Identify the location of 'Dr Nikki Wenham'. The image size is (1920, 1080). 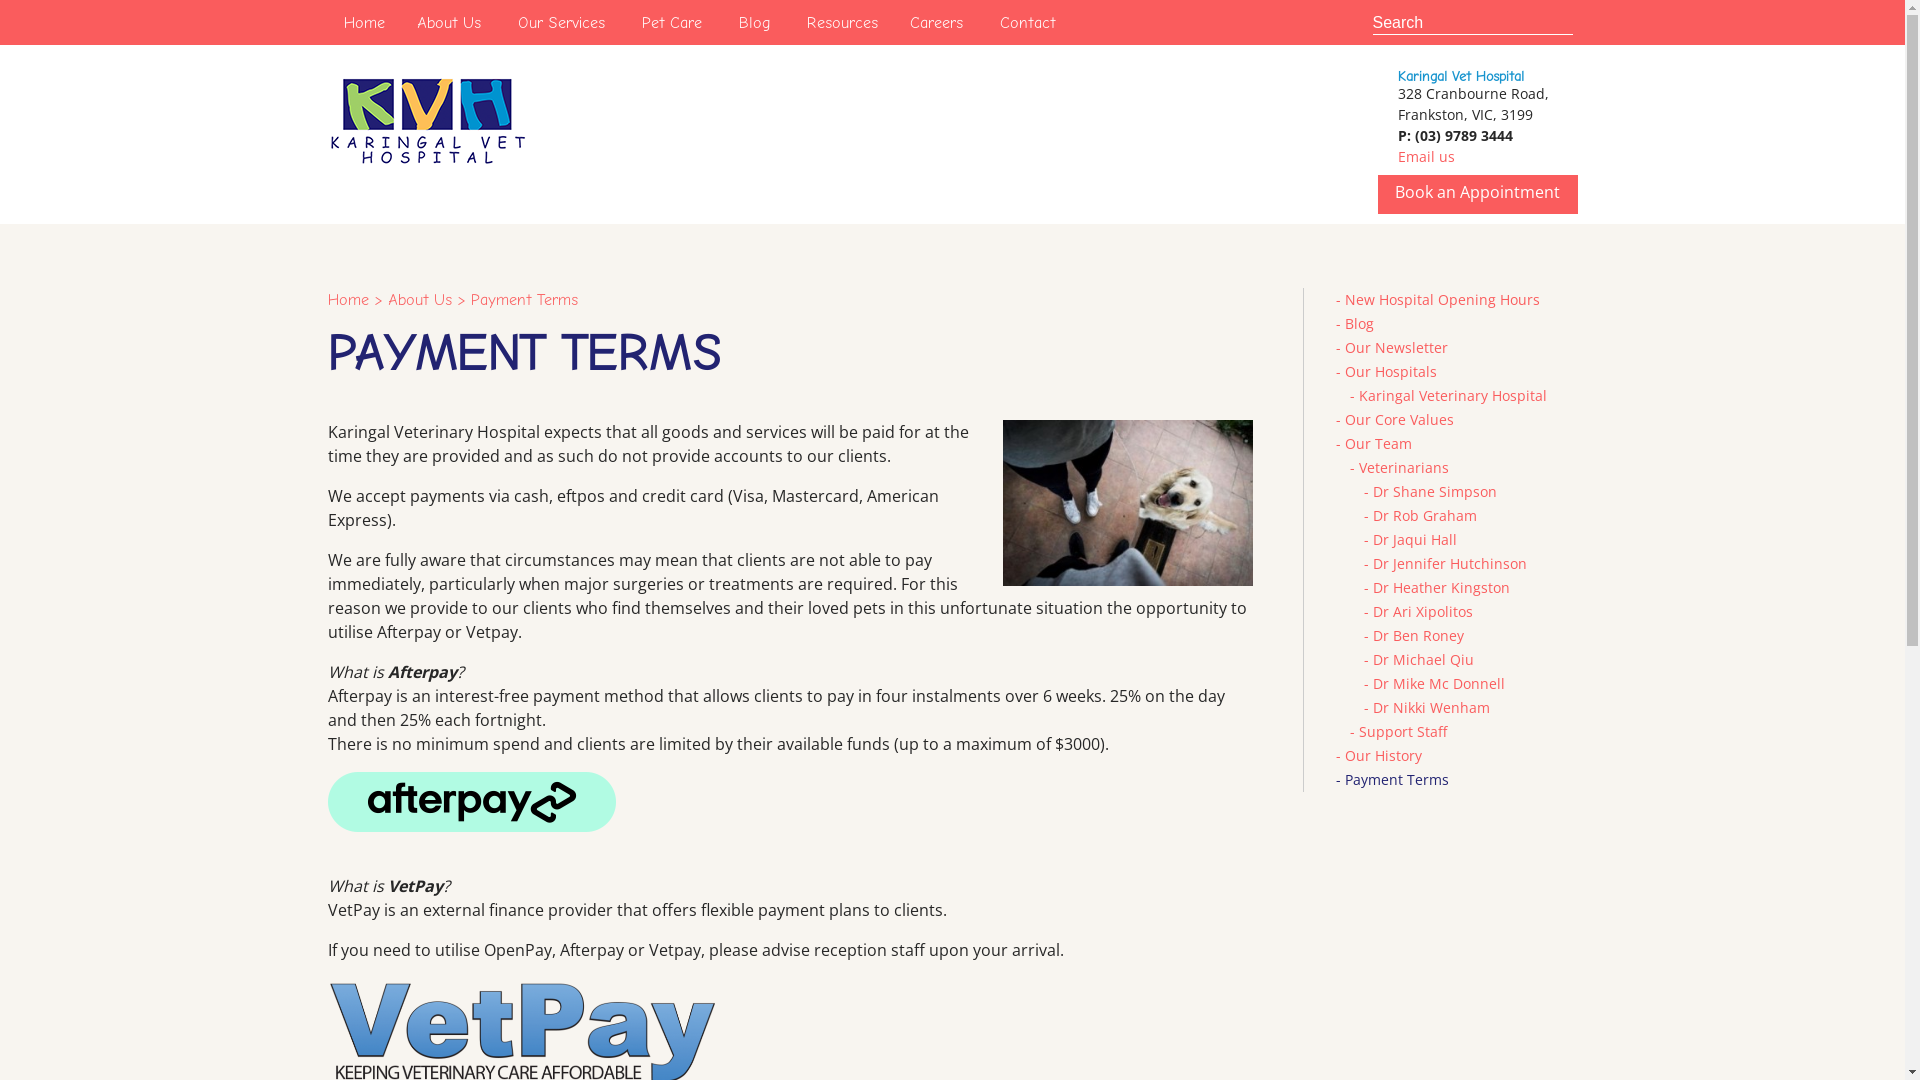
(1429, 706).